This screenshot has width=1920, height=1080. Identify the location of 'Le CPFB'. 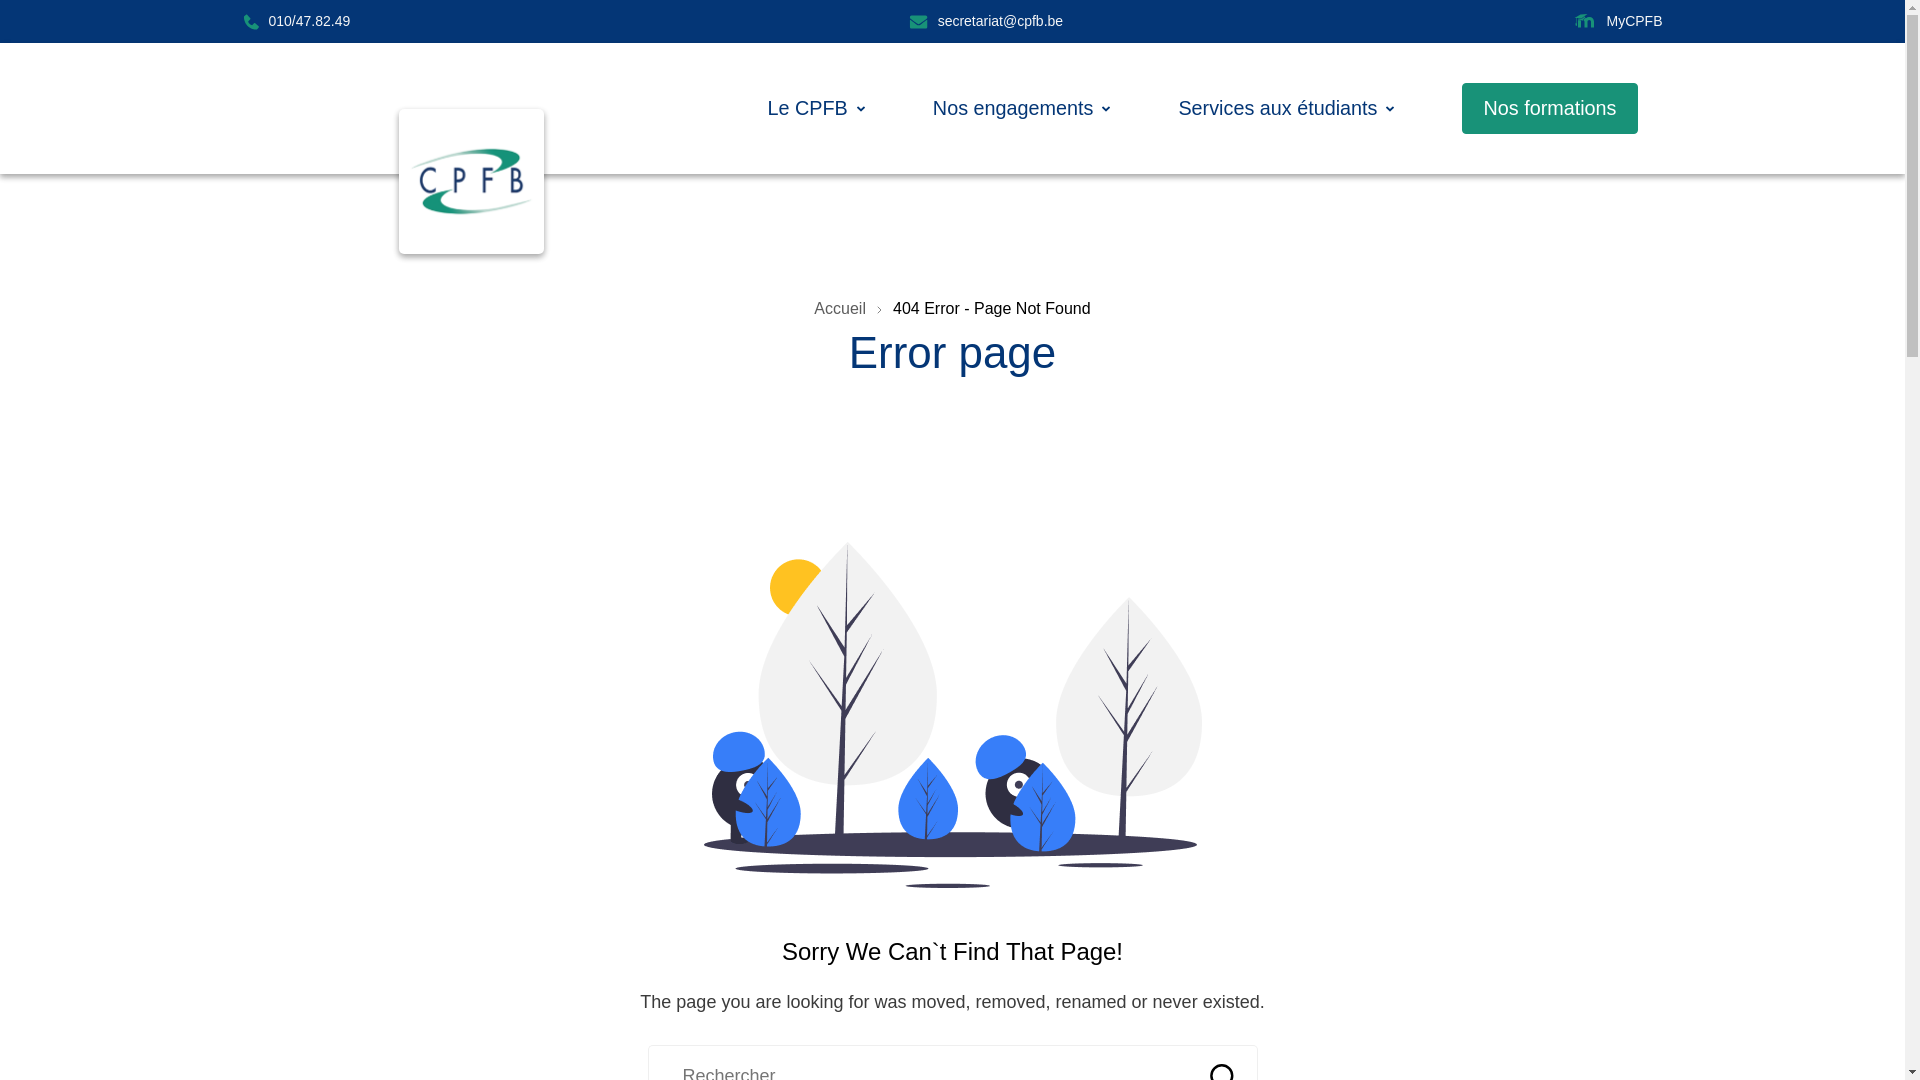
(807, 108).